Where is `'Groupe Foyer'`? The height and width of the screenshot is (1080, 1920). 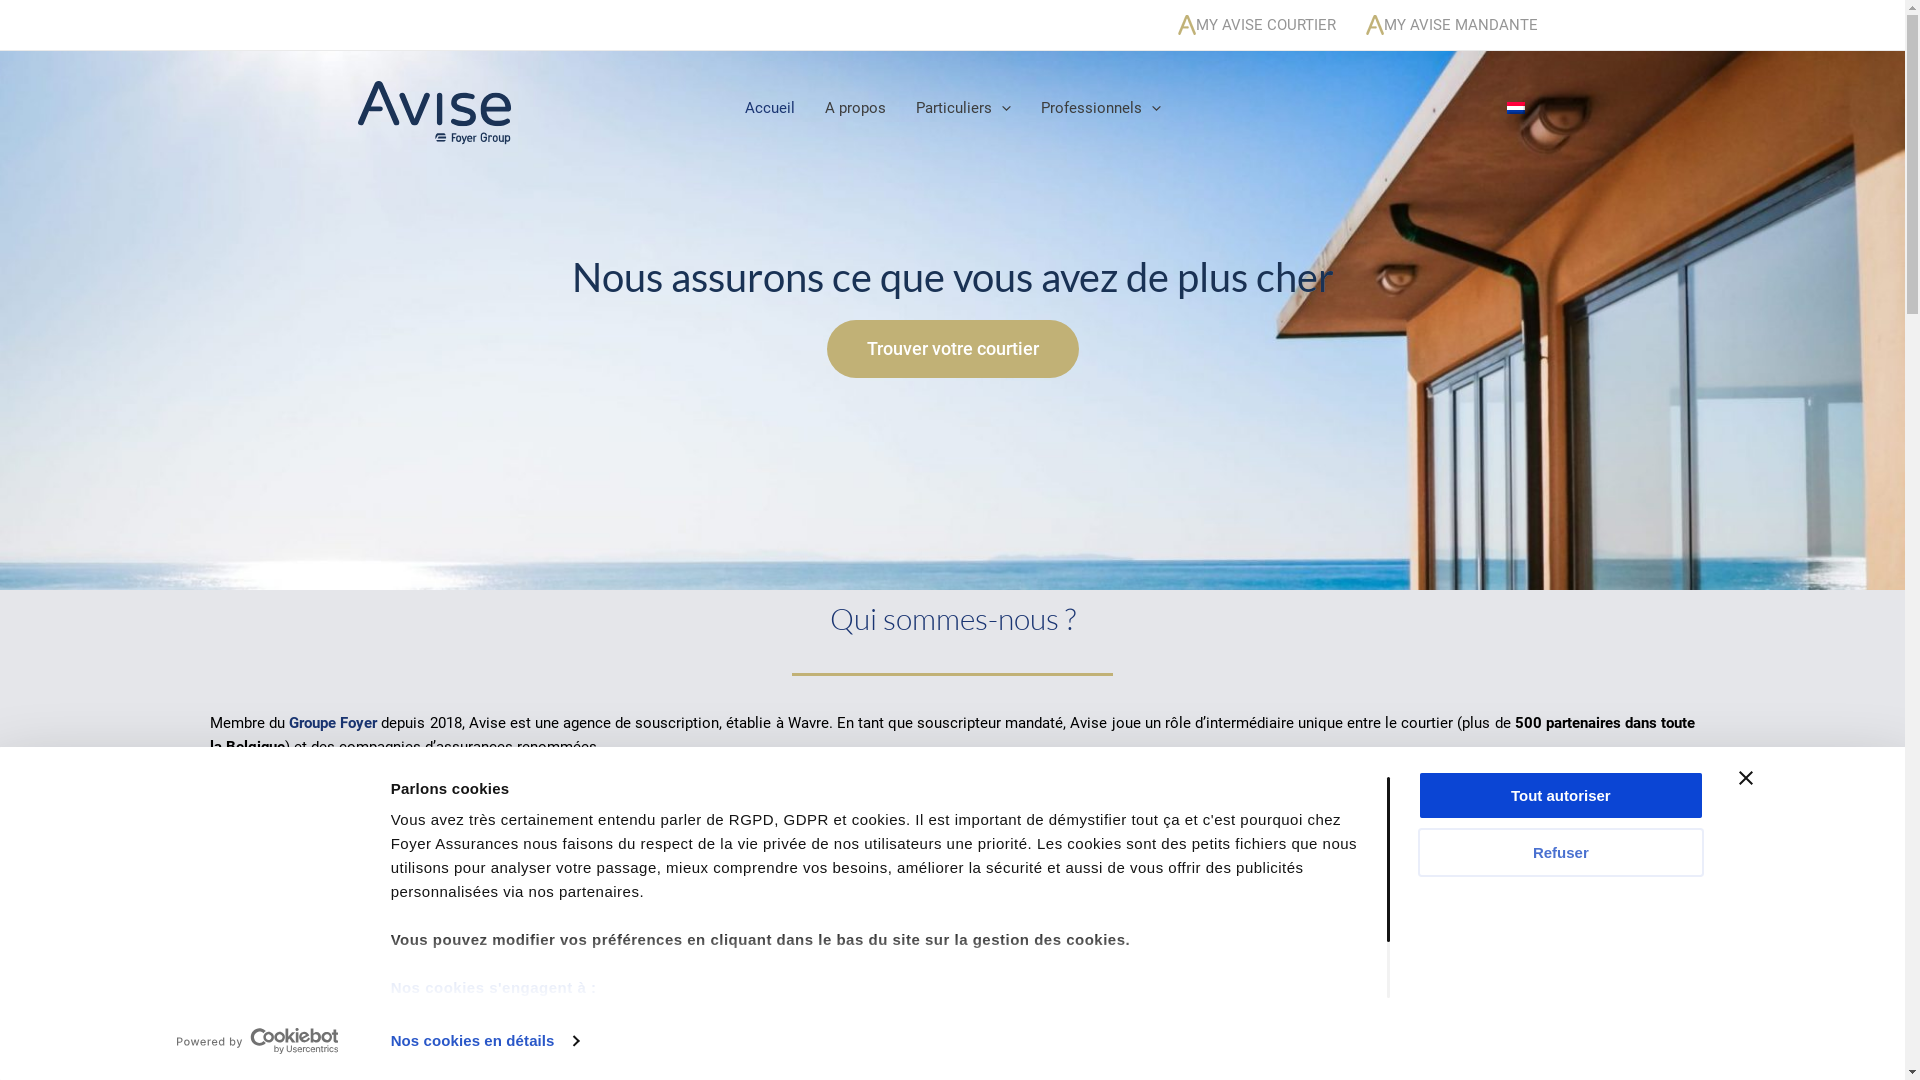 'Groupe Foyer' is located at coordinates (332, 722).